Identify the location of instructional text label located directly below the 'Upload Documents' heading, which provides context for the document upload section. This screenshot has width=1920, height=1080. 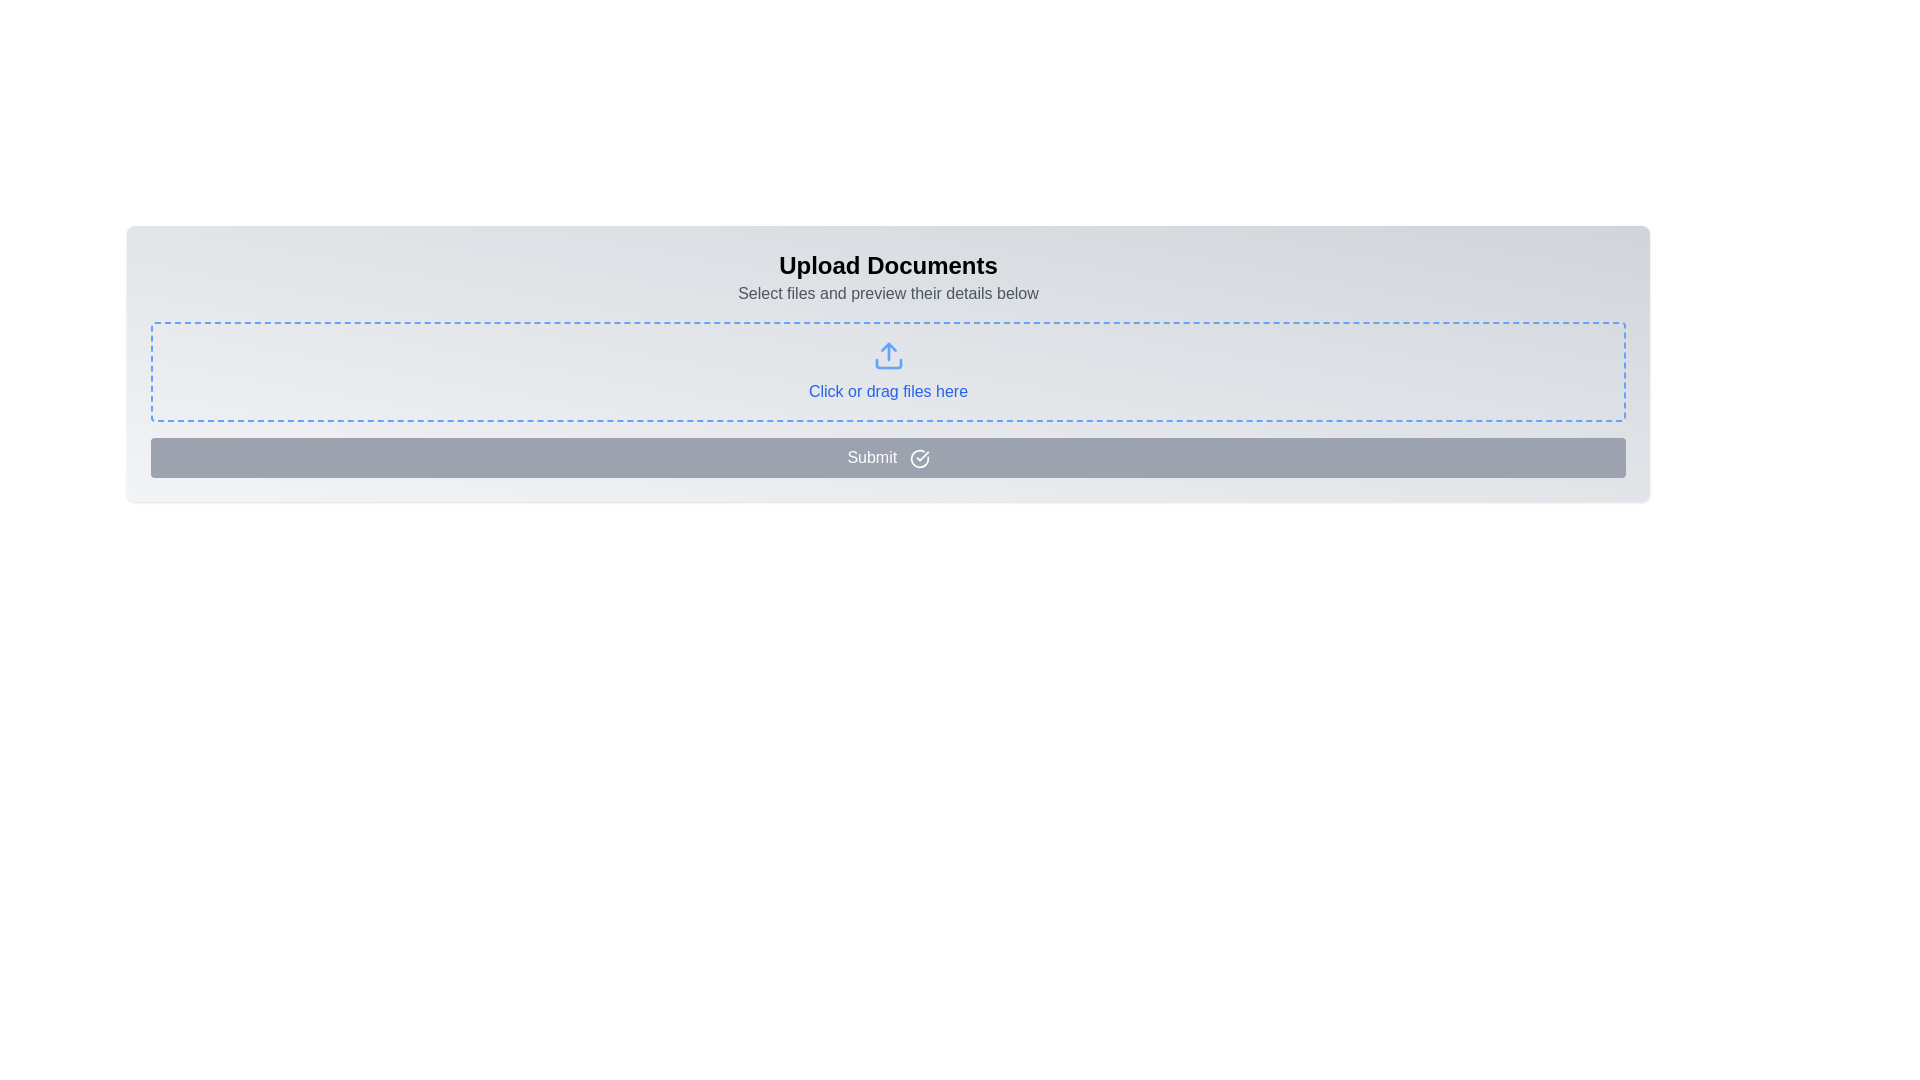
(887, 293).